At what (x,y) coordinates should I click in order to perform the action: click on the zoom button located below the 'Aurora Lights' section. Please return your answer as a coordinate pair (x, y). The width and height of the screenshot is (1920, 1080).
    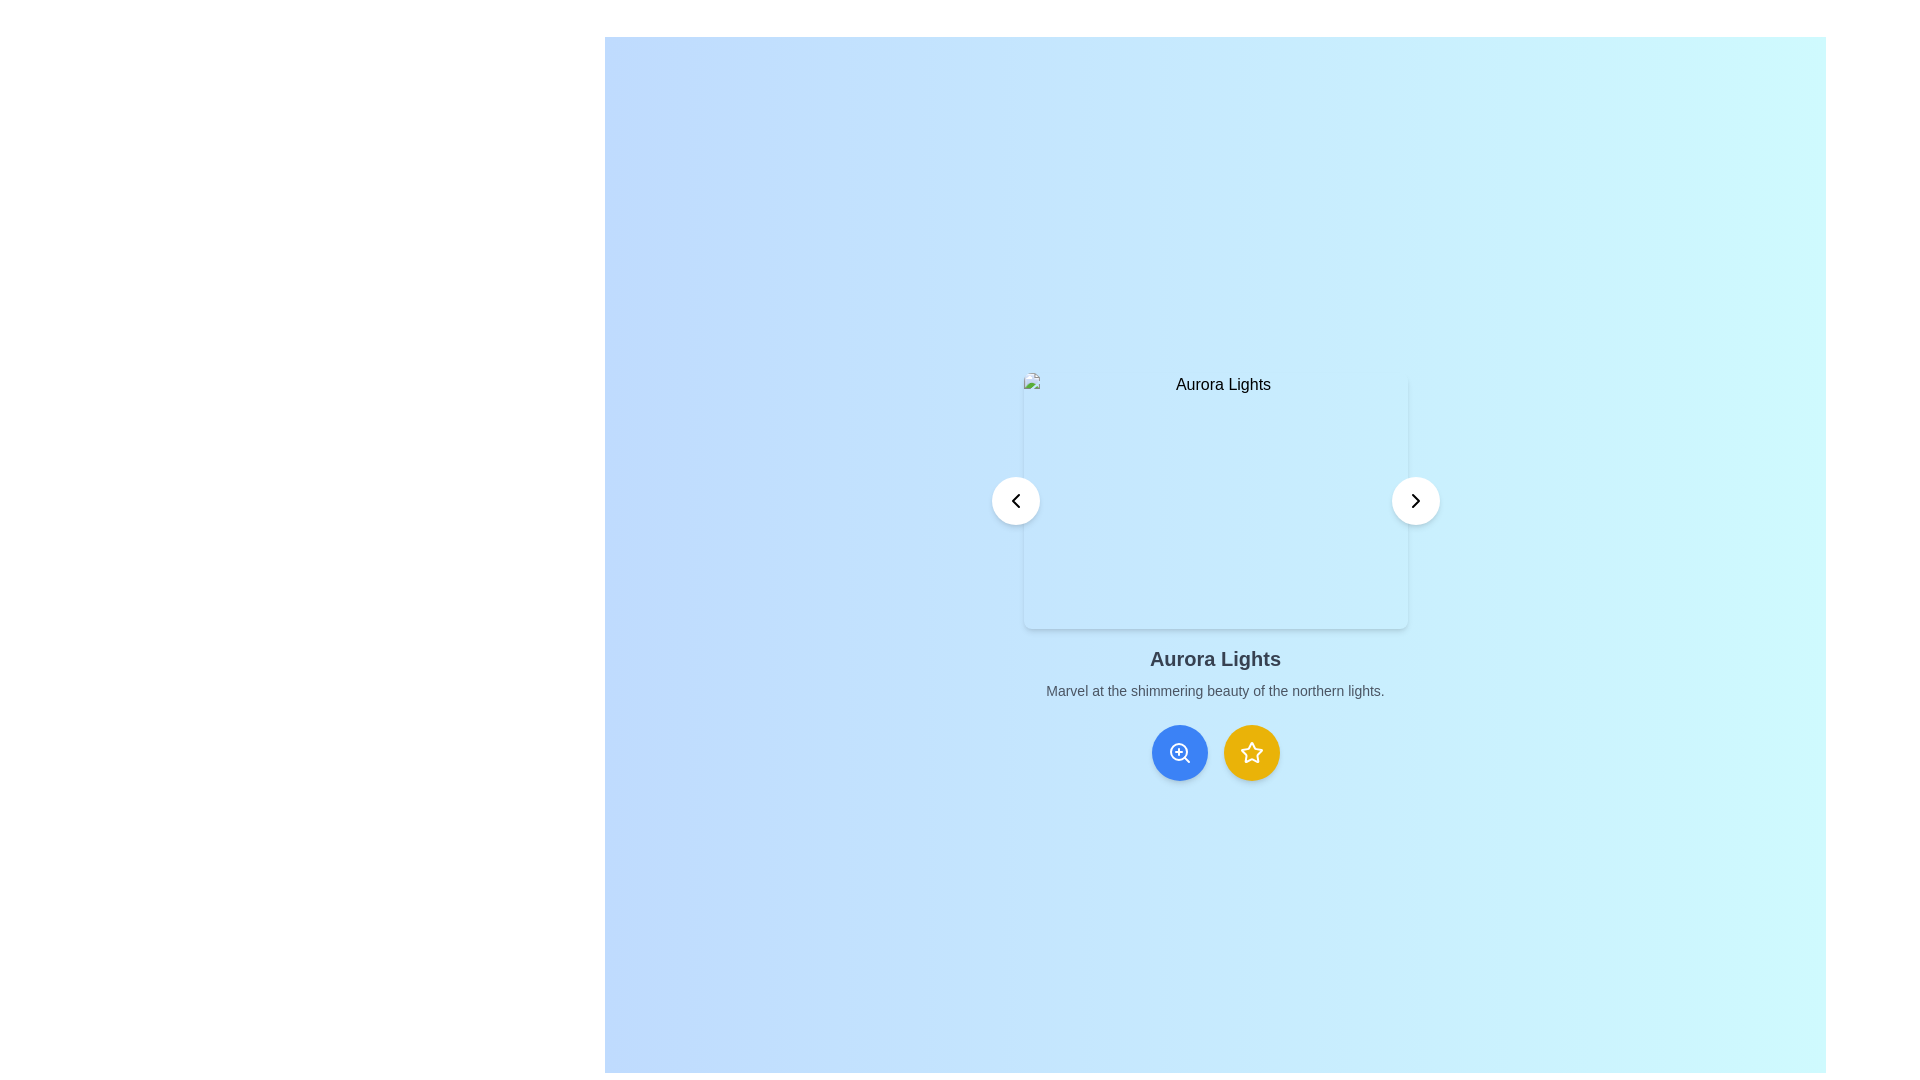
    Looking at the image, I should click on (1179, 752).